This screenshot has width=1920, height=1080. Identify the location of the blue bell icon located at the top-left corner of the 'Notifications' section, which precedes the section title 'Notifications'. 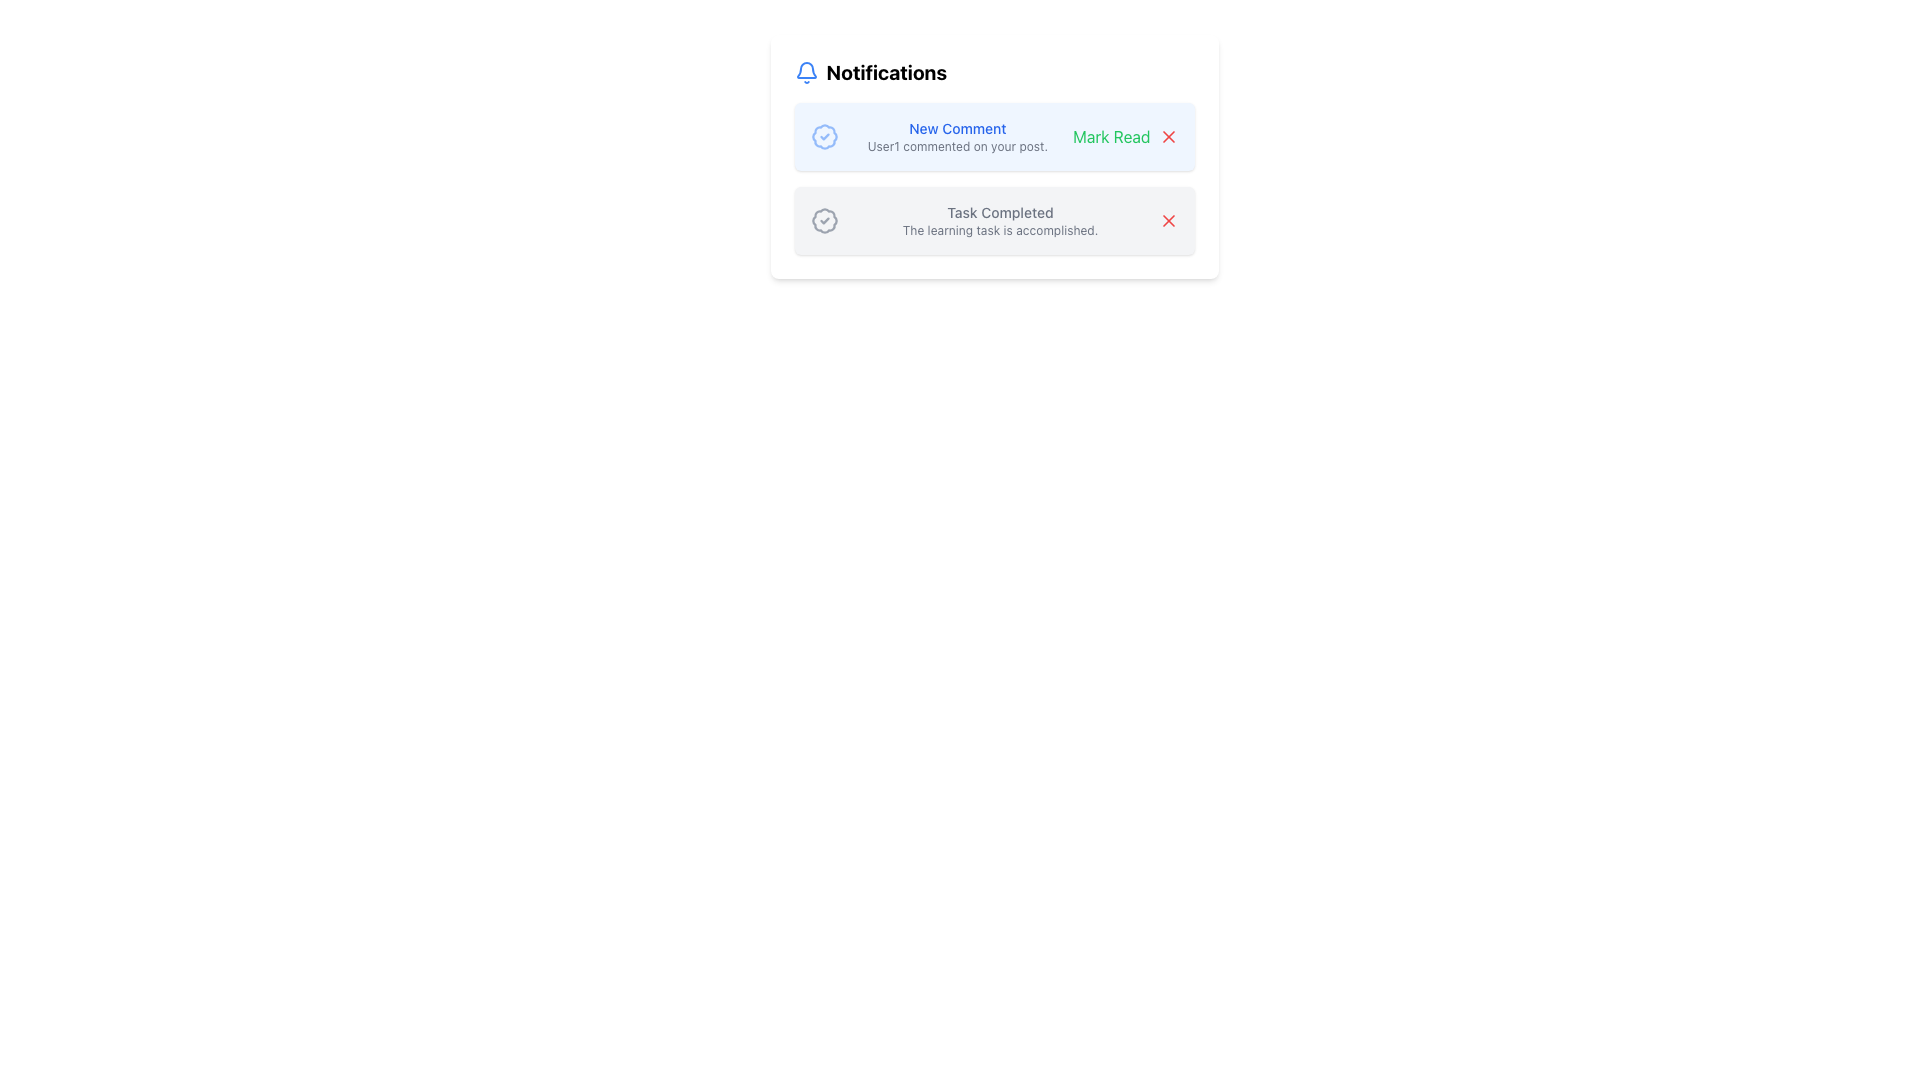
(806, 72).